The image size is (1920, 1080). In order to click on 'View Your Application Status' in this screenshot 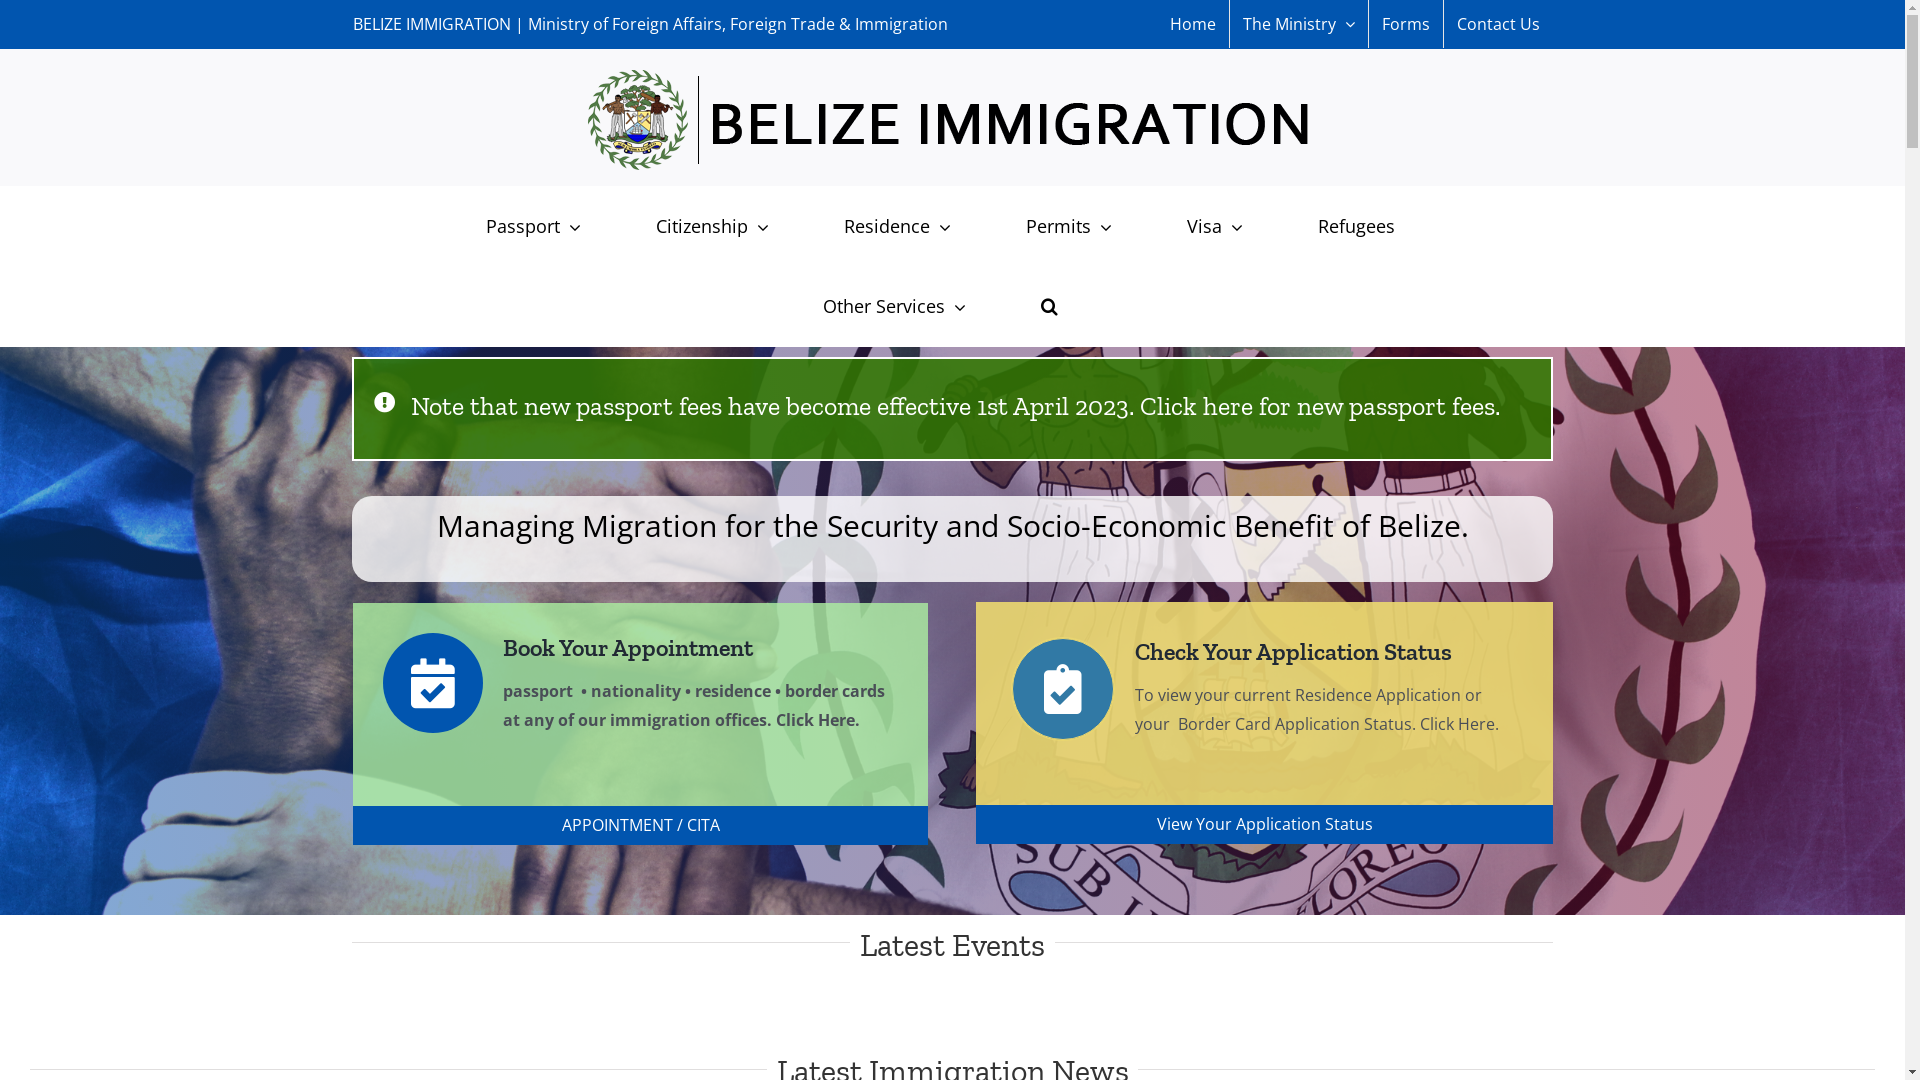, I will do `click(1262, 824)`.